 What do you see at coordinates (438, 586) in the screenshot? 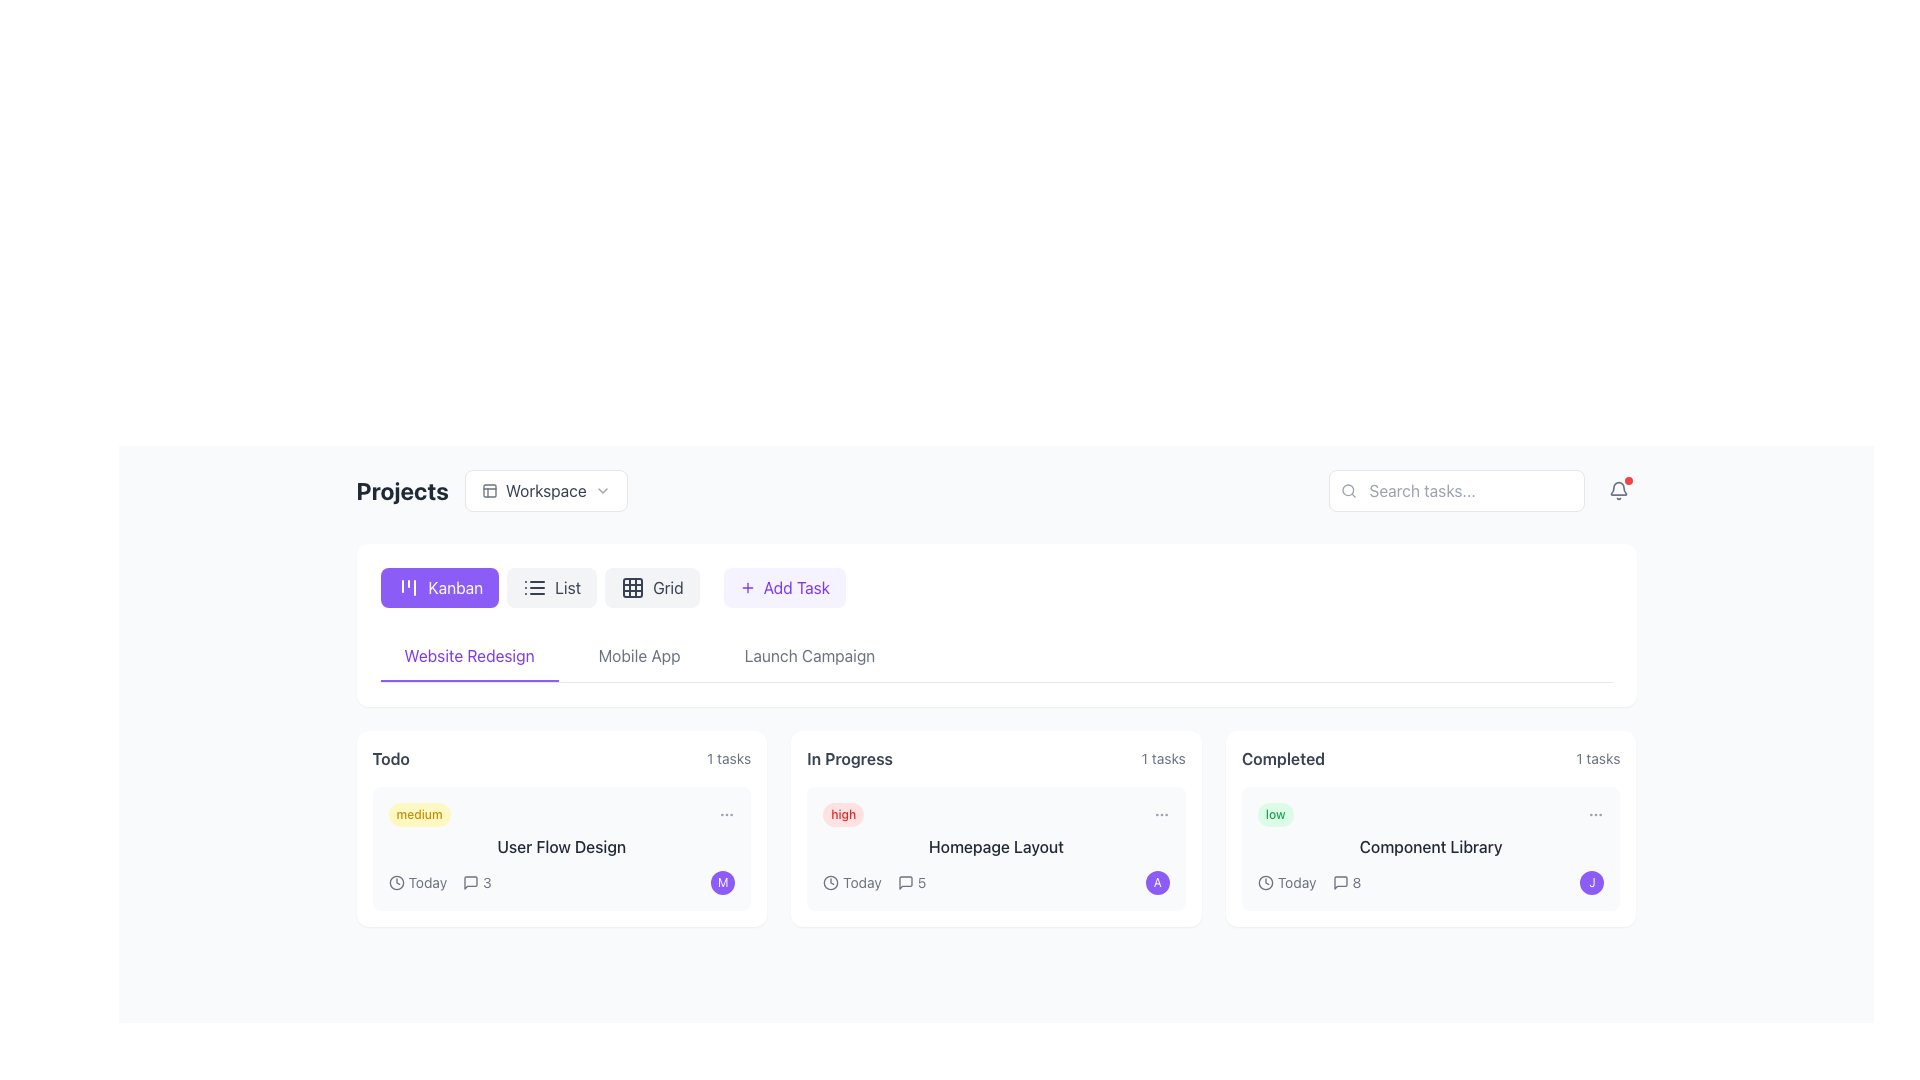
I see `the 'Kanban' button, which is a rectangular button with a violet background and white text, located in the navigation bar above the main content area` at bounding box center [438, 586].